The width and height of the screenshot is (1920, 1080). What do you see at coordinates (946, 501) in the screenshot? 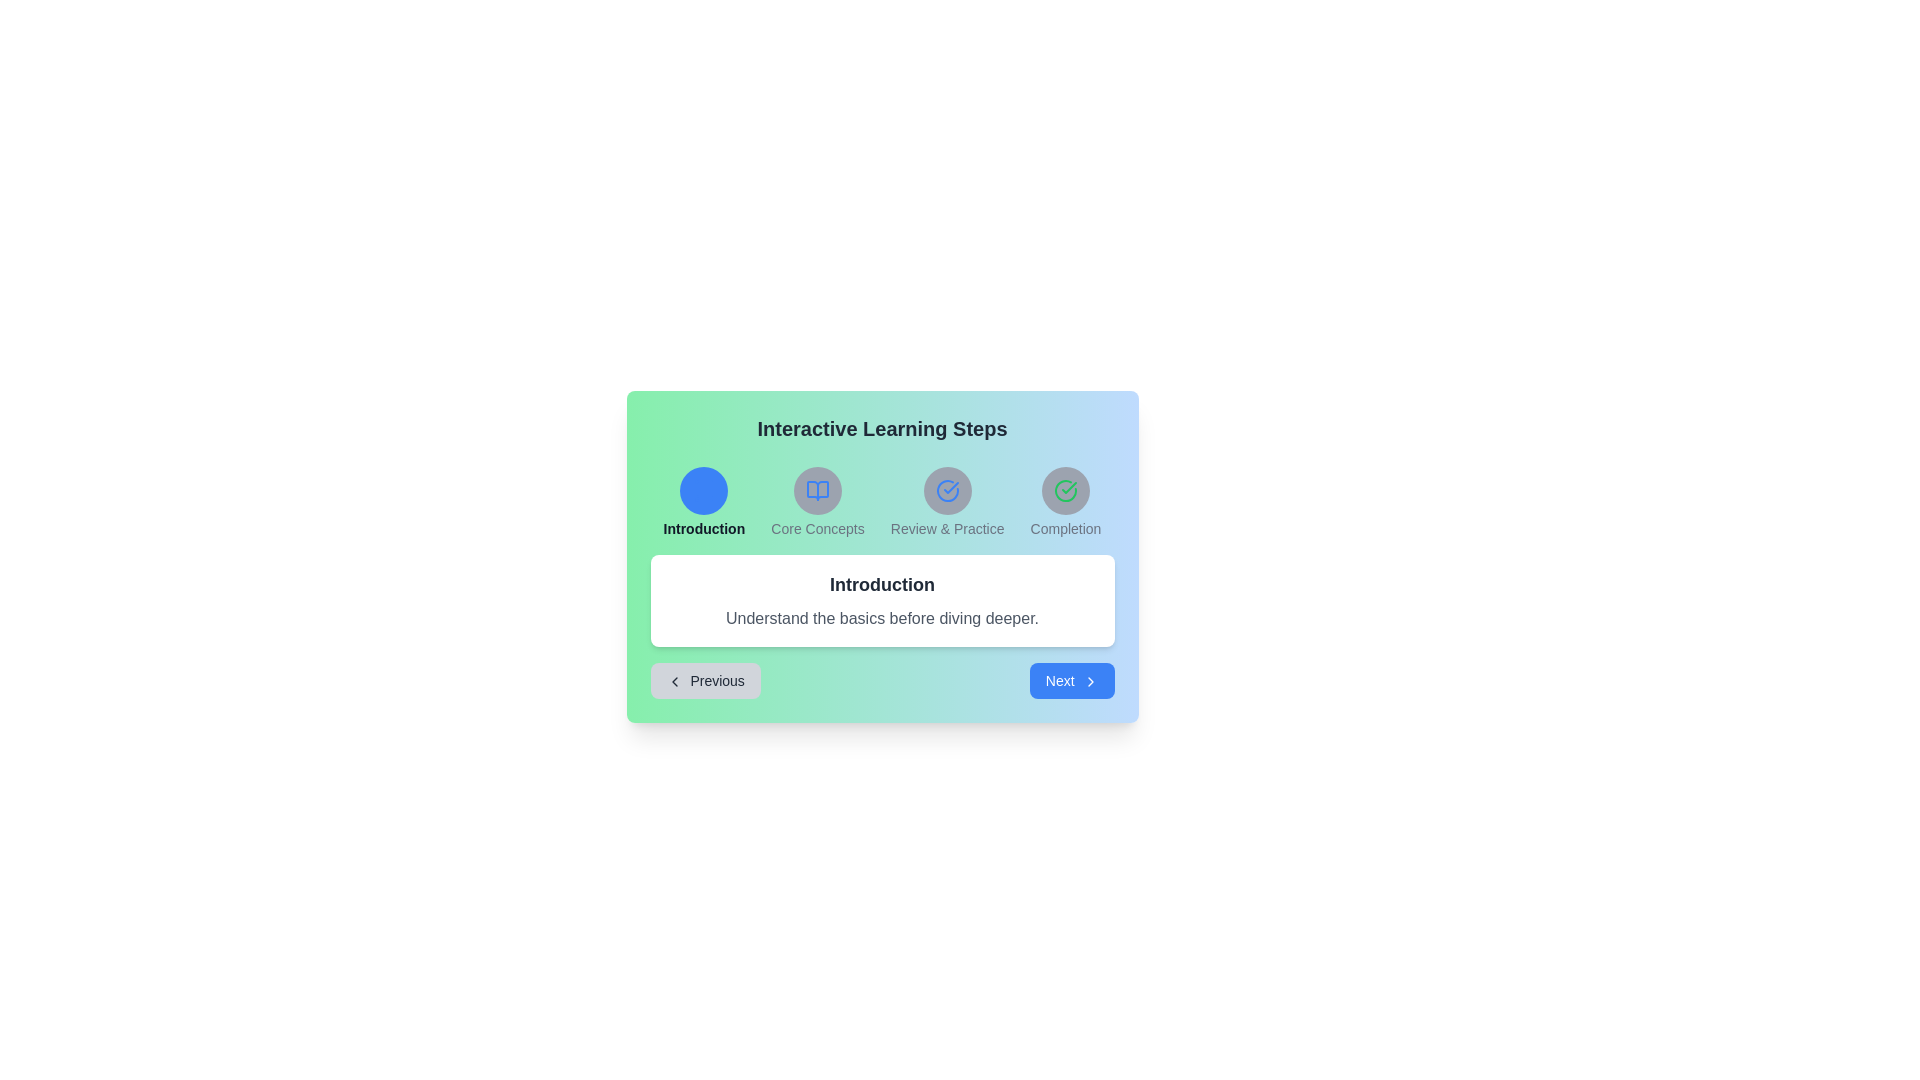
I see `the circular icon with a blue checkmark and the label 'Review & Practice' located in the center of the interface, which is the third item in a group of four` at bounding box center [946, 501].